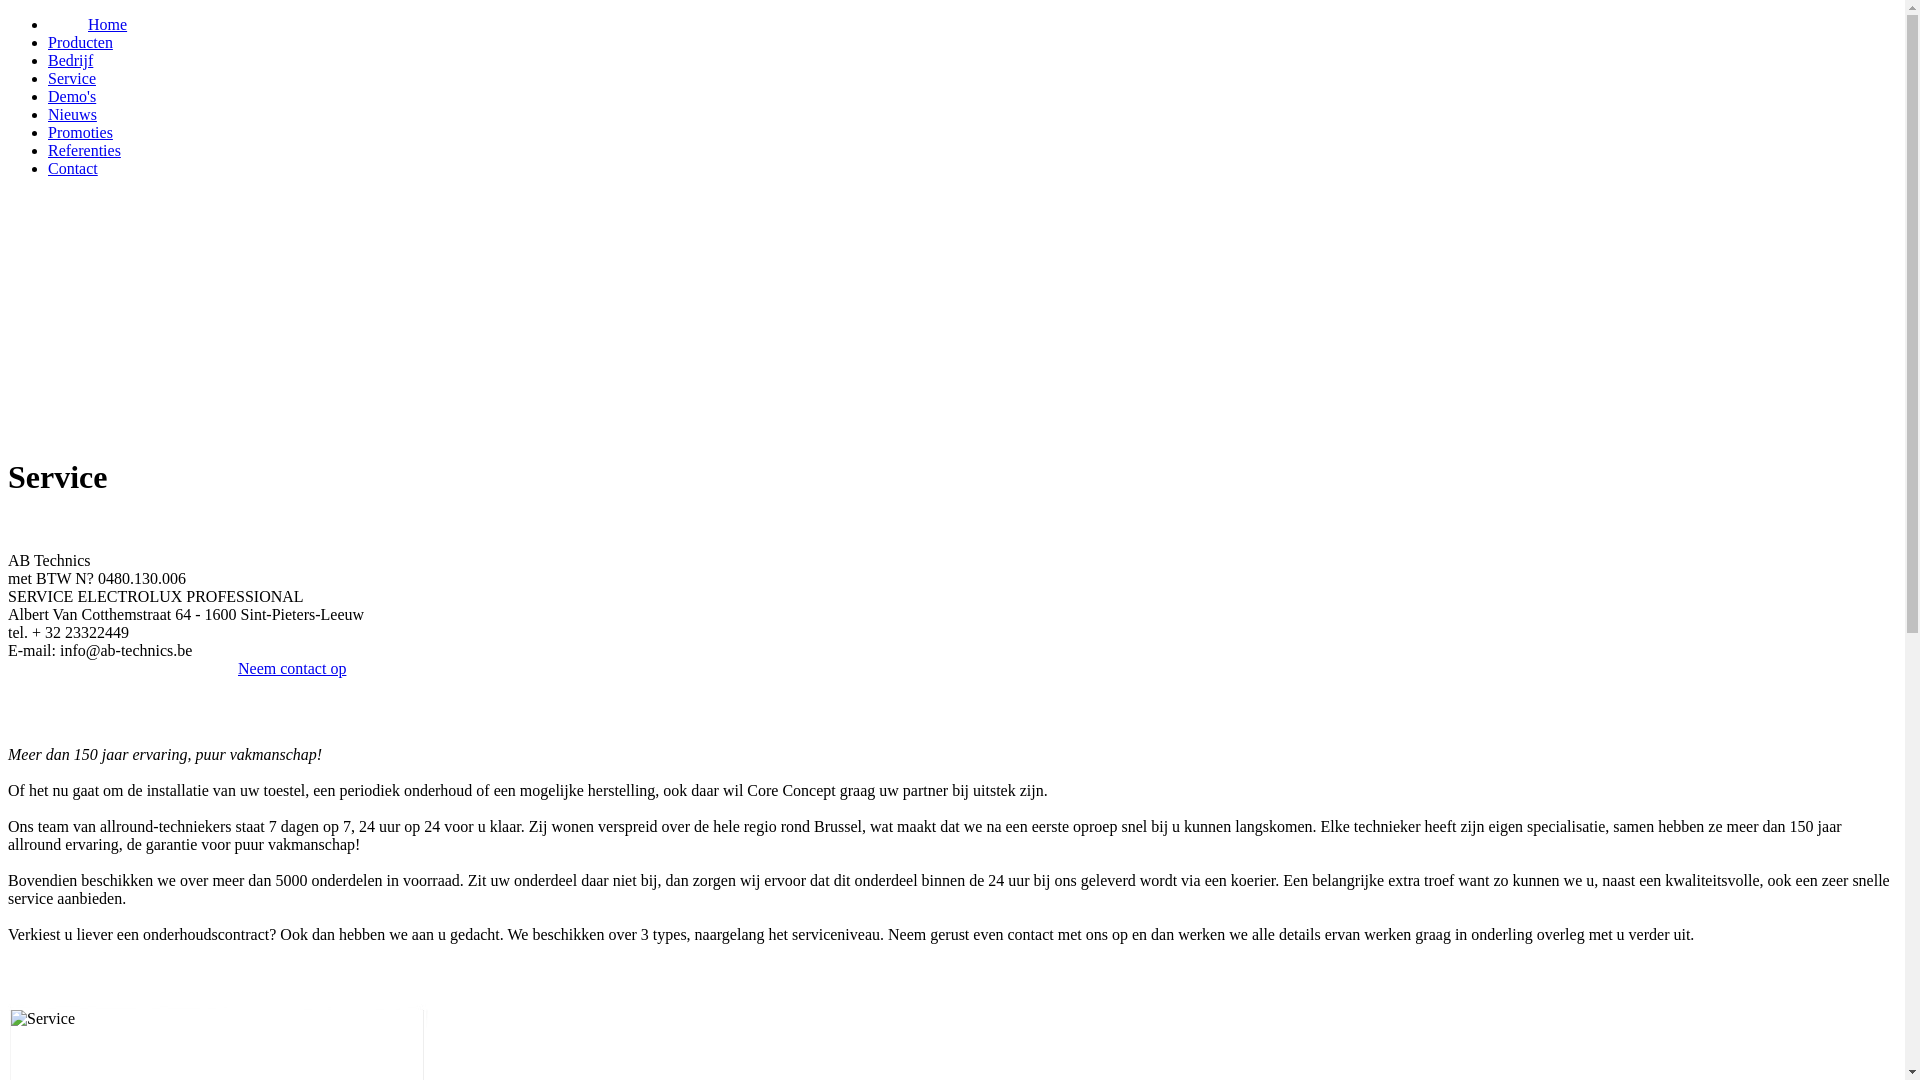  I want to click on 'Referenties', so click(83, 149).